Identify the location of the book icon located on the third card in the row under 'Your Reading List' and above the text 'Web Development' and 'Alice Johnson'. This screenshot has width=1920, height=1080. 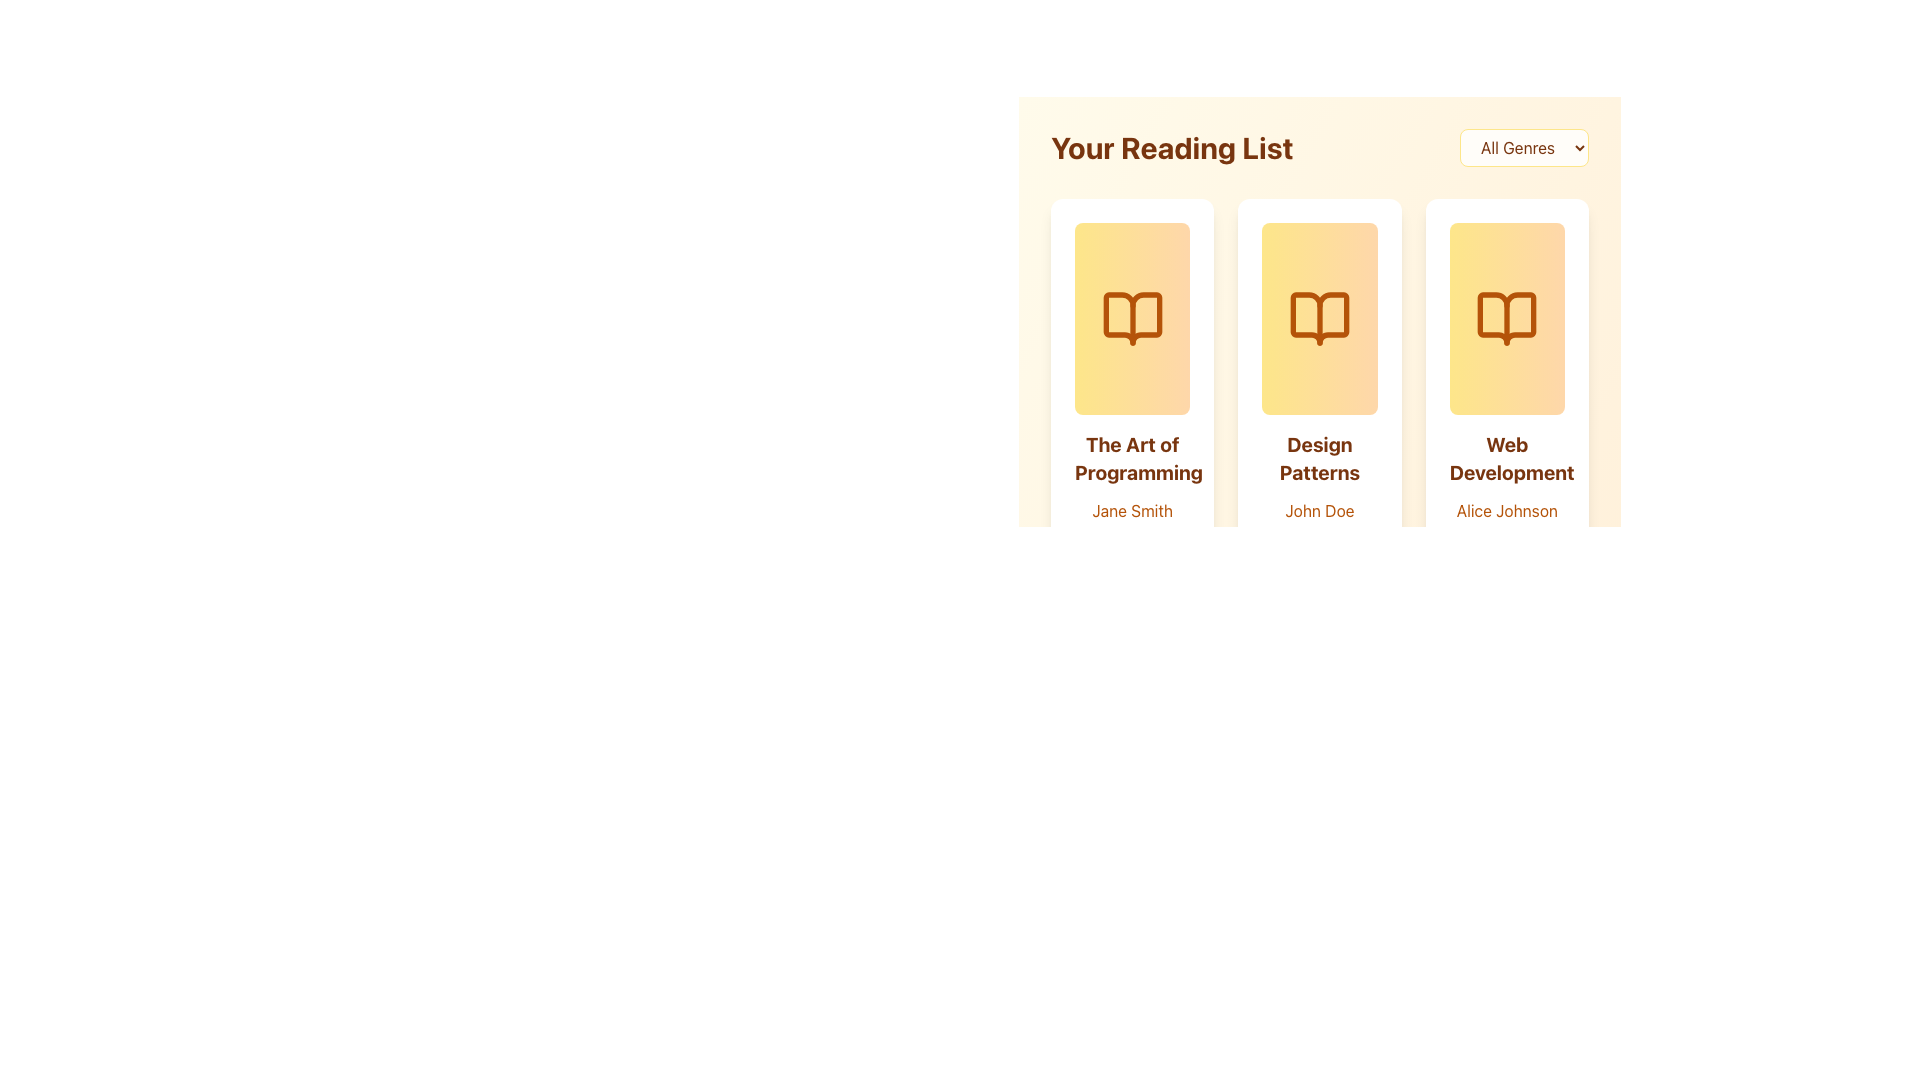
(1507, 318).